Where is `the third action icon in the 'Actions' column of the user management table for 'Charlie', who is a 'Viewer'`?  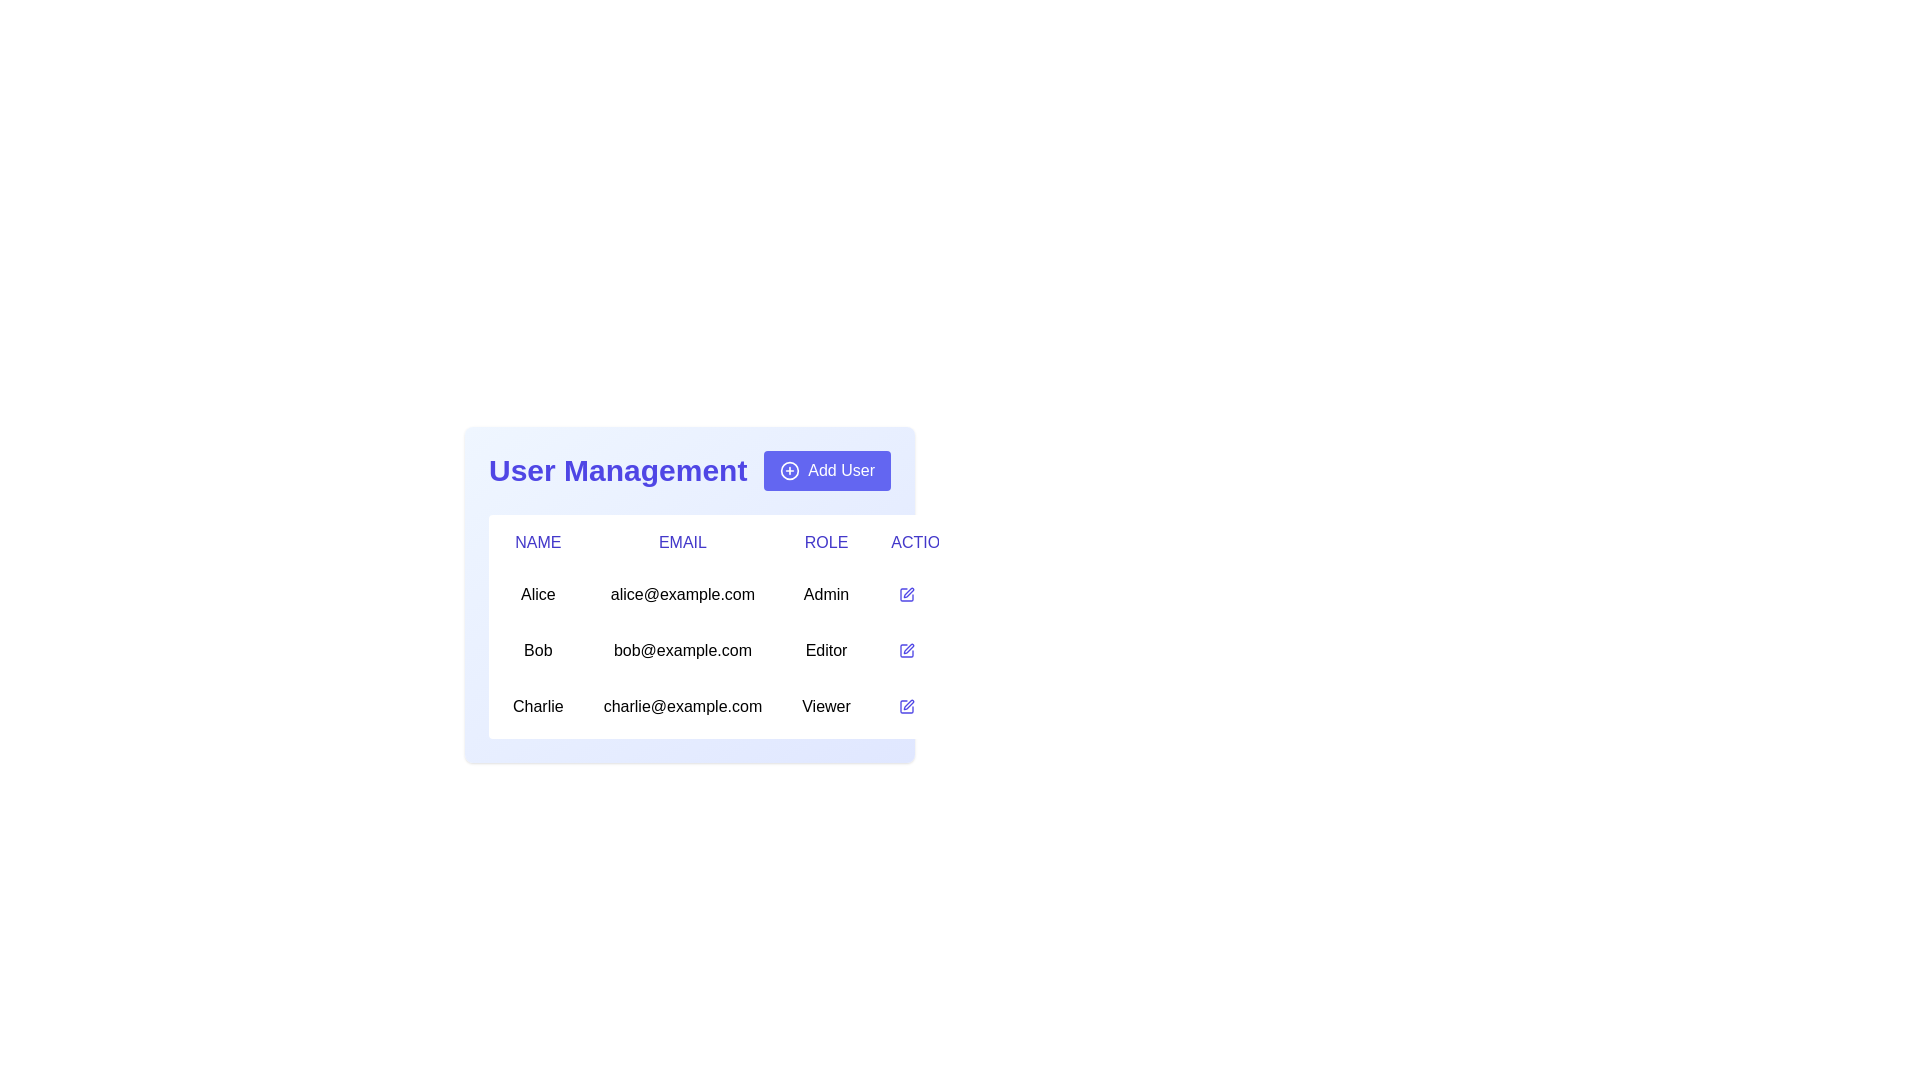
the third action icon in the 'Actions' column of the user management table for 'Charlie', who is a 'Viewer' is located at coordinates (905, 705).